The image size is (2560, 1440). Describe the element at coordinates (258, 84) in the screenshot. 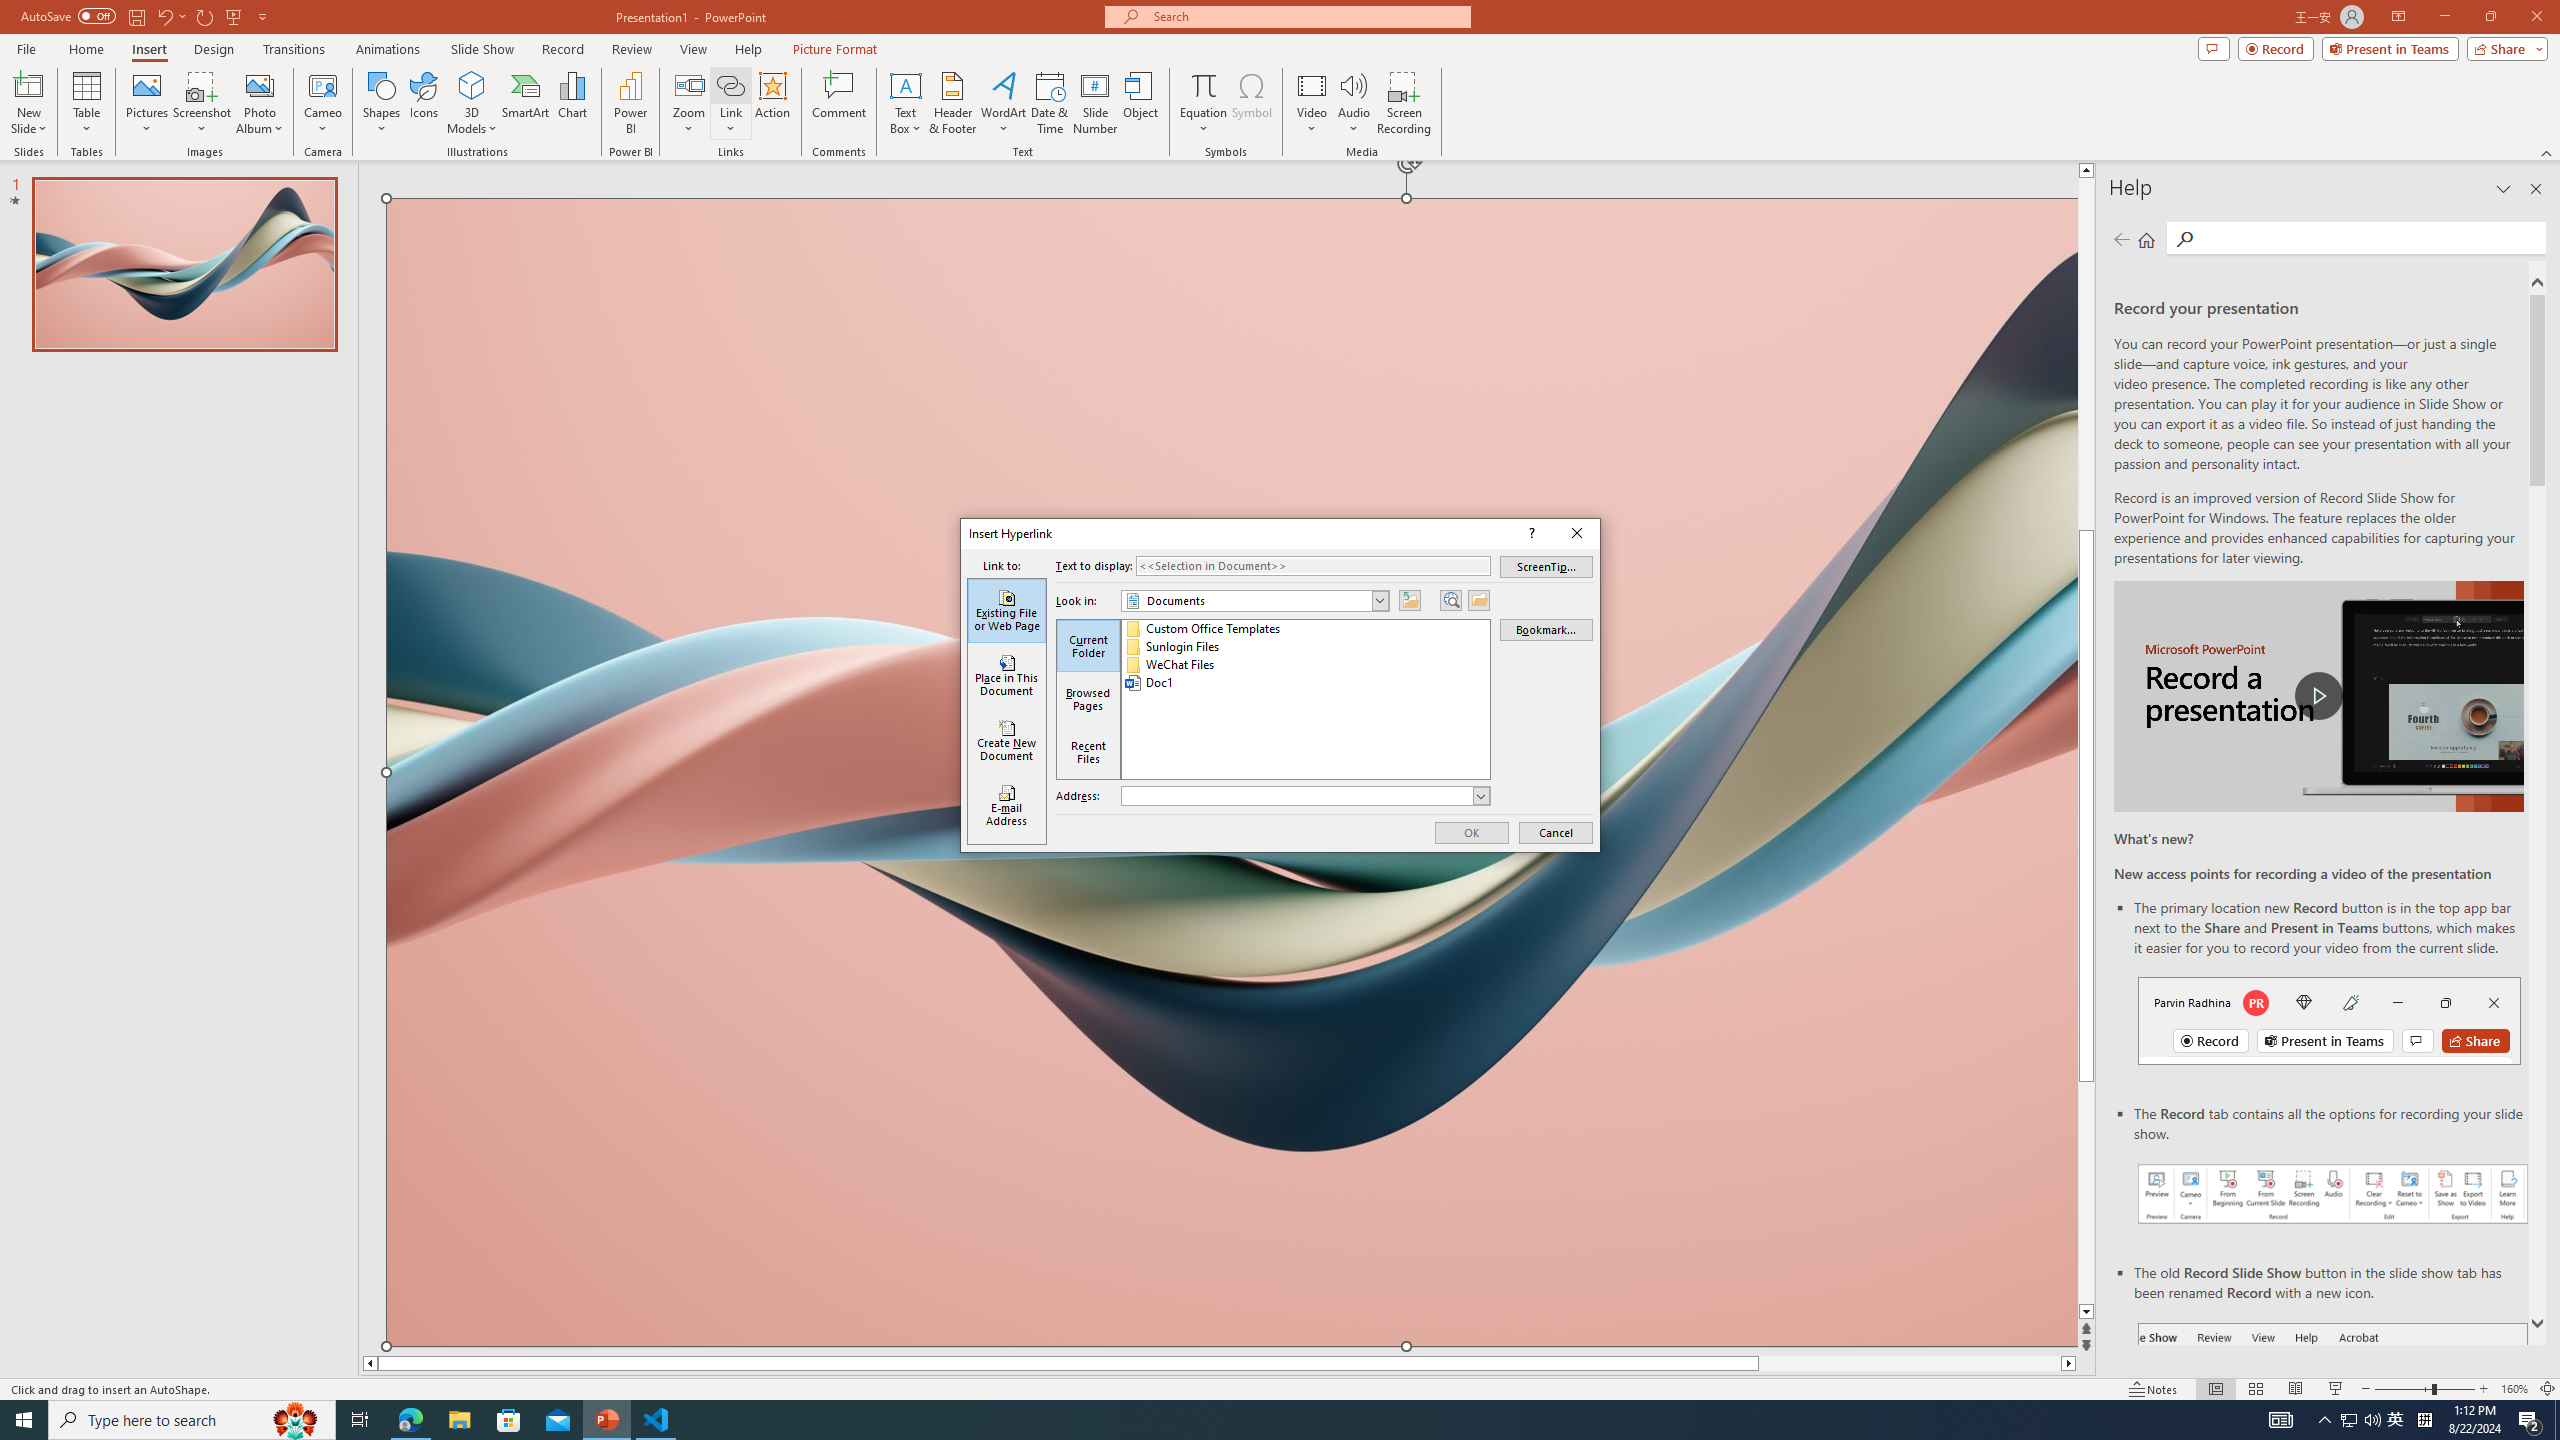

I see `'New Photo Album...'` at that location.